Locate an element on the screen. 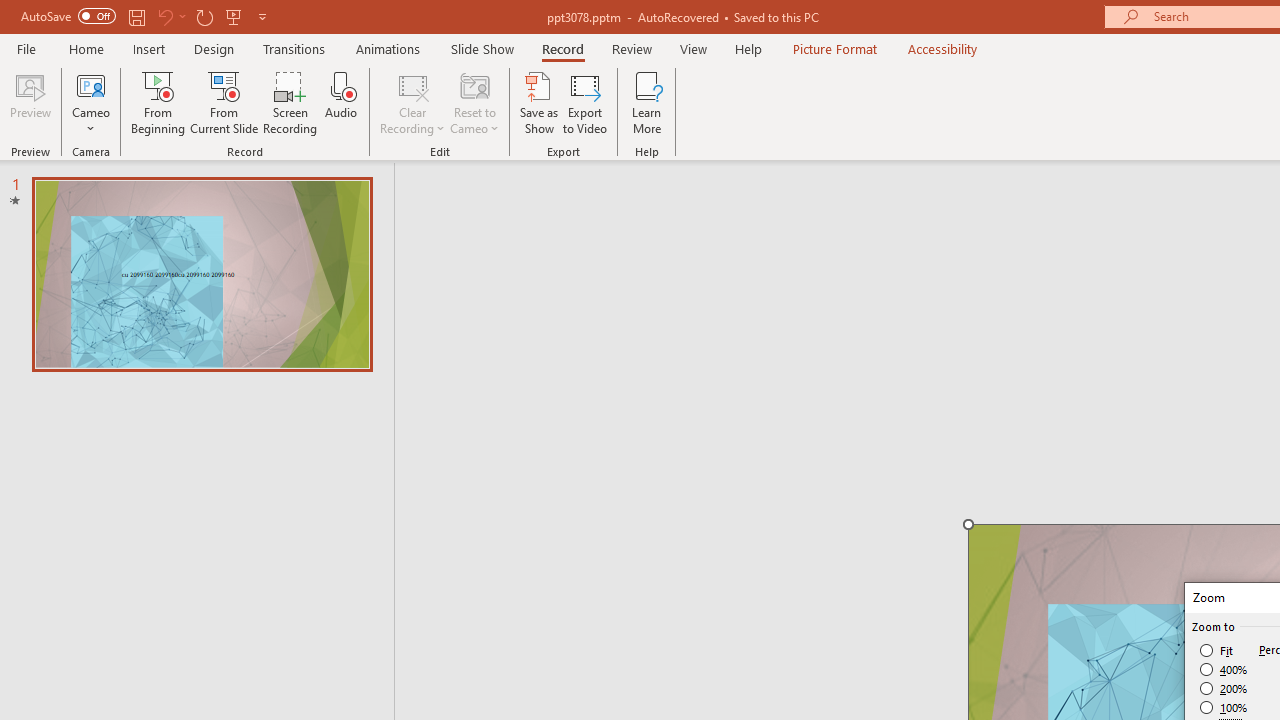 This screenshot has width=1280, height=720. 'Screen Recording' is located at coordinates (289, 103).